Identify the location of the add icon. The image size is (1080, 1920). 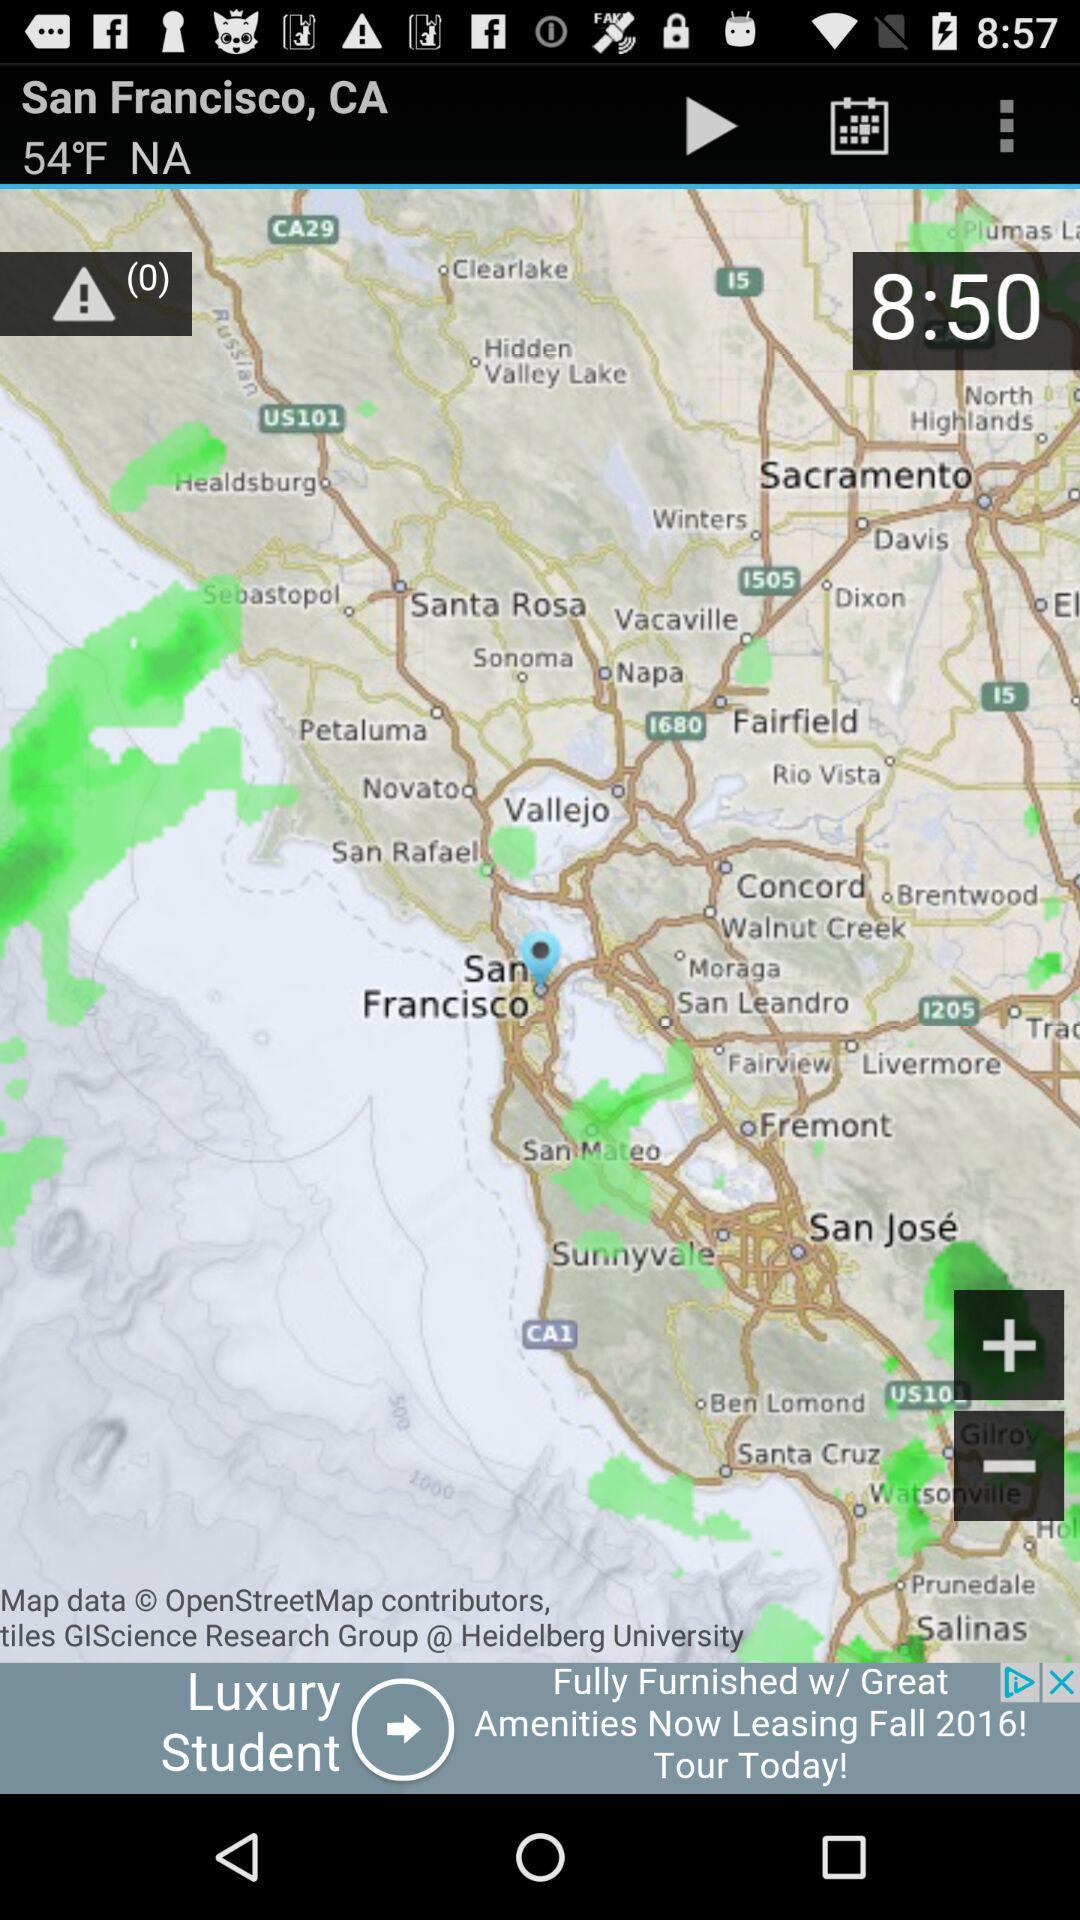
(1009, 1438).